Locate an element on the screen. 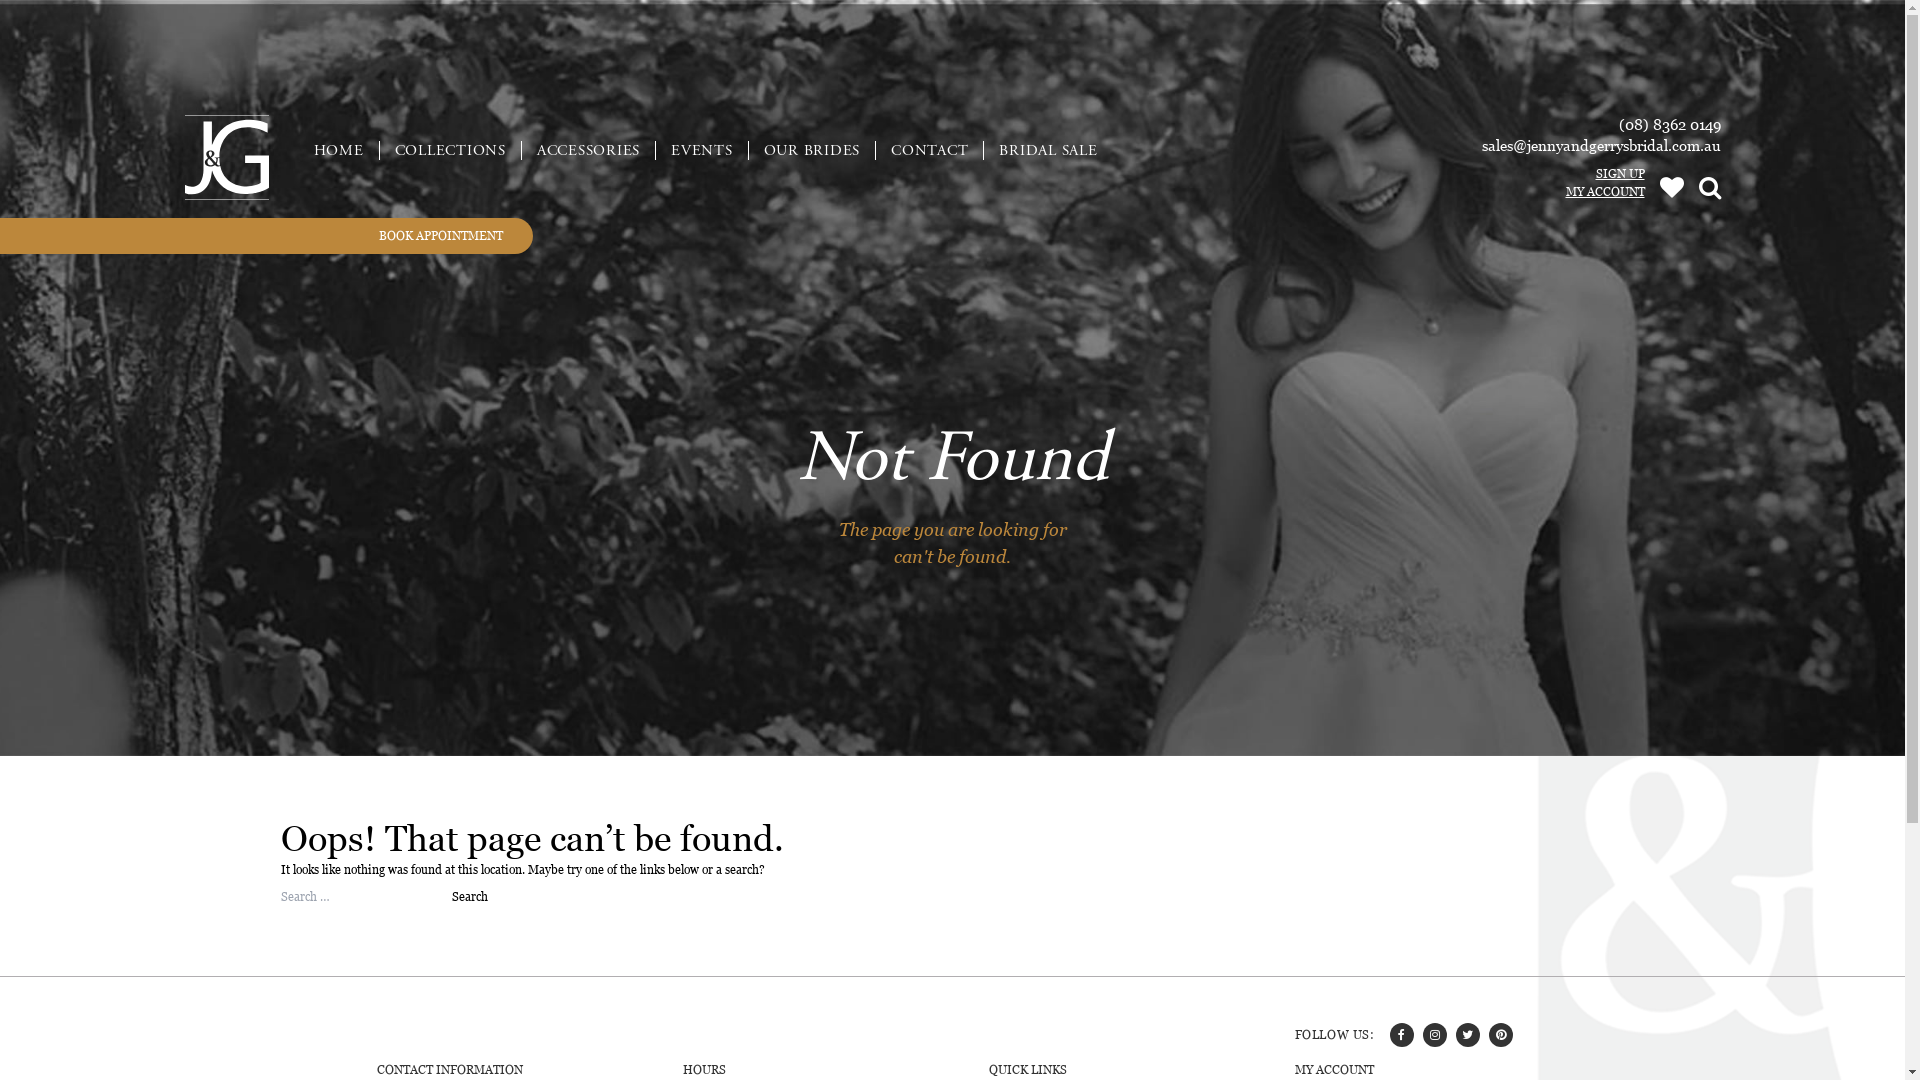 The image size is (1920, 1080). 'SIGN UP' is located at coordinates (1560, 172).